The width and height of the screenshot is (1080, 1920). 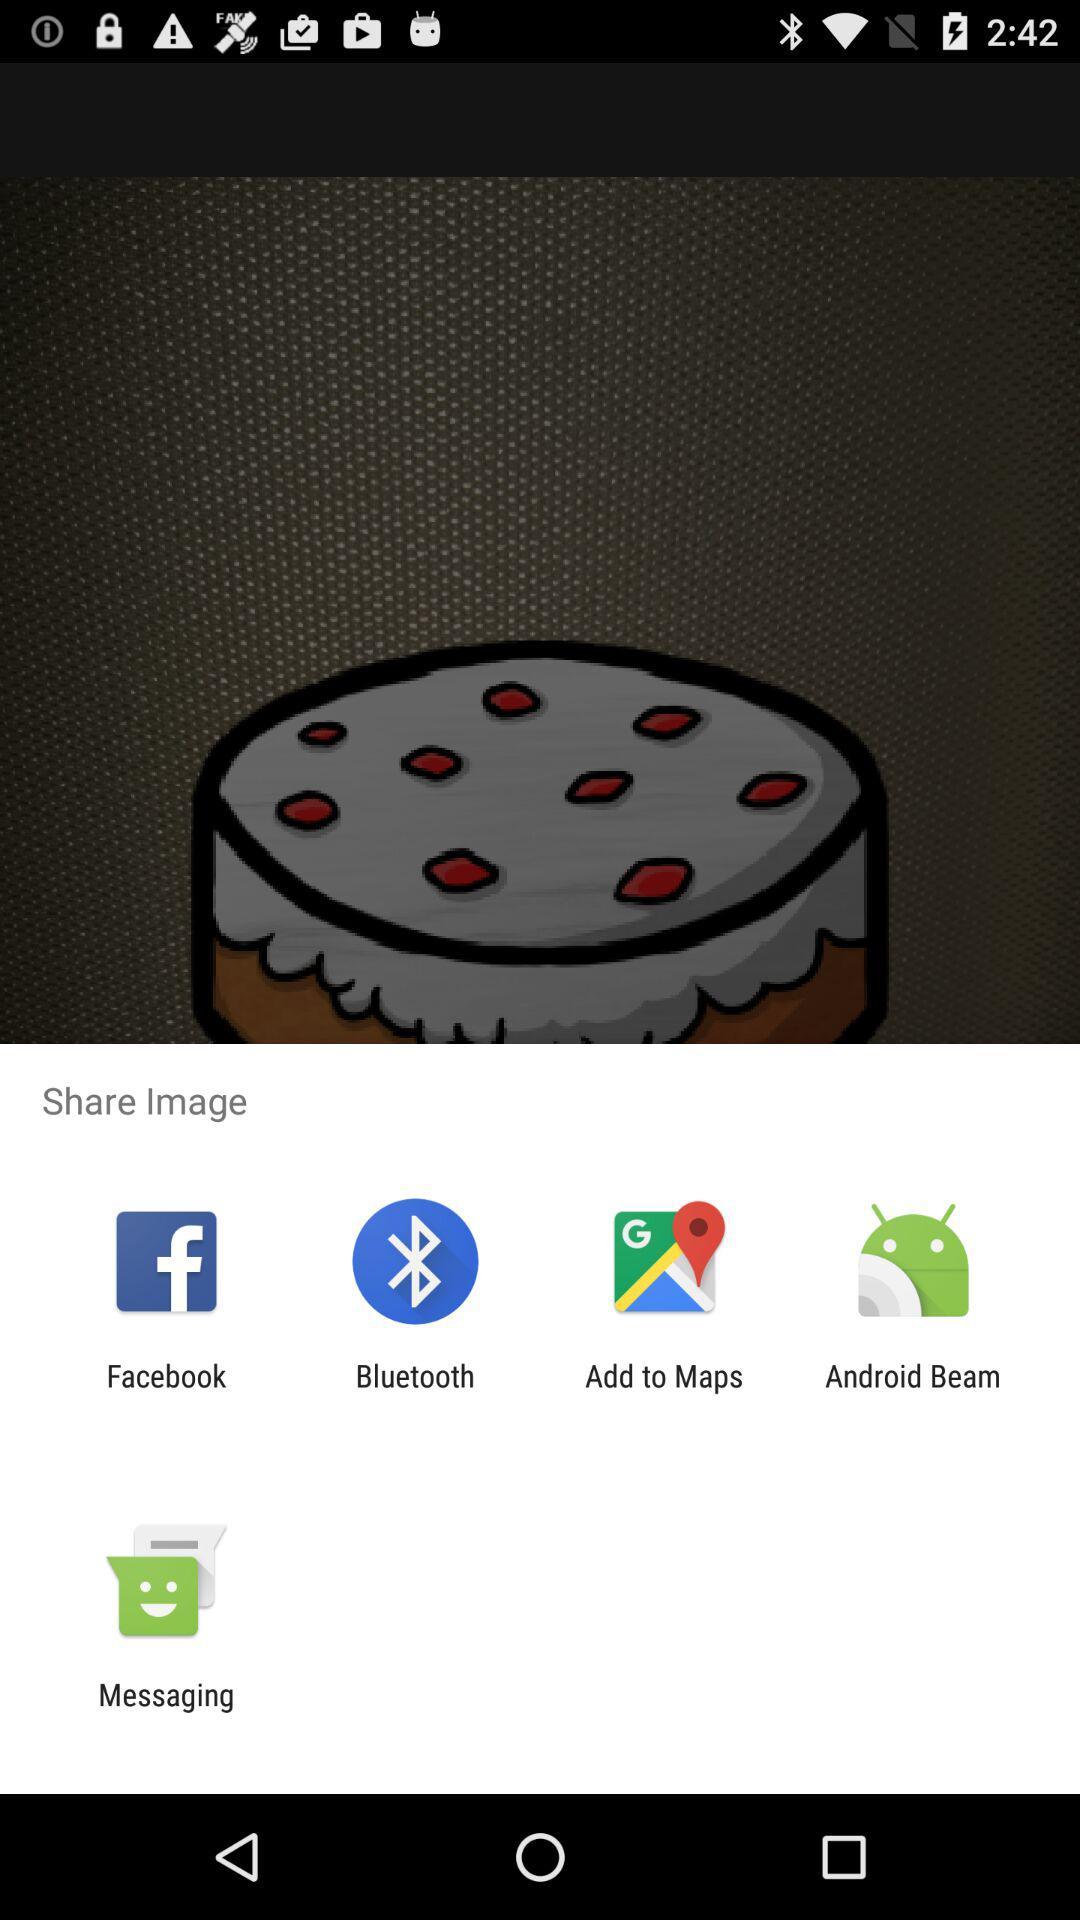 I want to click on the app next to add to maps app, so click(x=913, y=1392).